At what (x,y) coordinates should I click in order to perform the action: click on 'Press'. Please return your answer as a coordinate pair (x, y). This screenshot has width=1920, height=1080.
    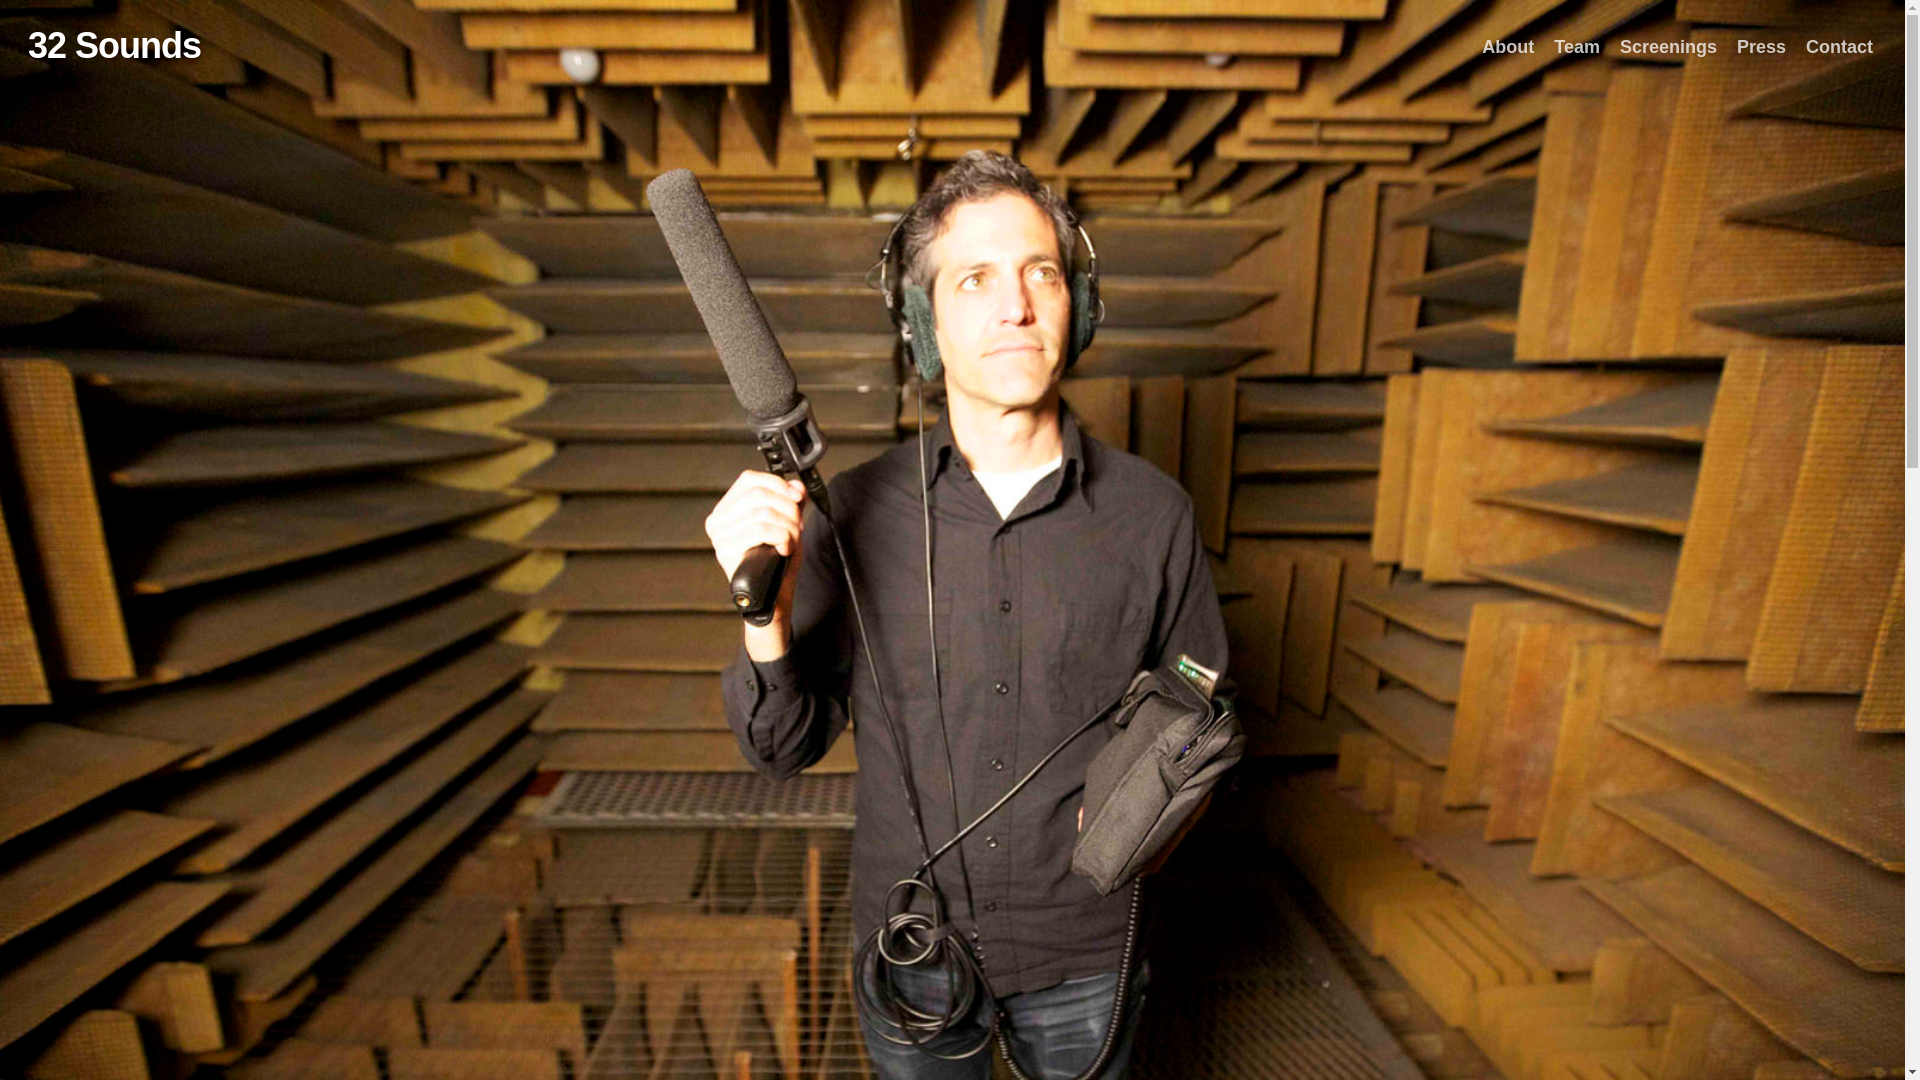
    Looking at the image, I should click on (1736, 45).